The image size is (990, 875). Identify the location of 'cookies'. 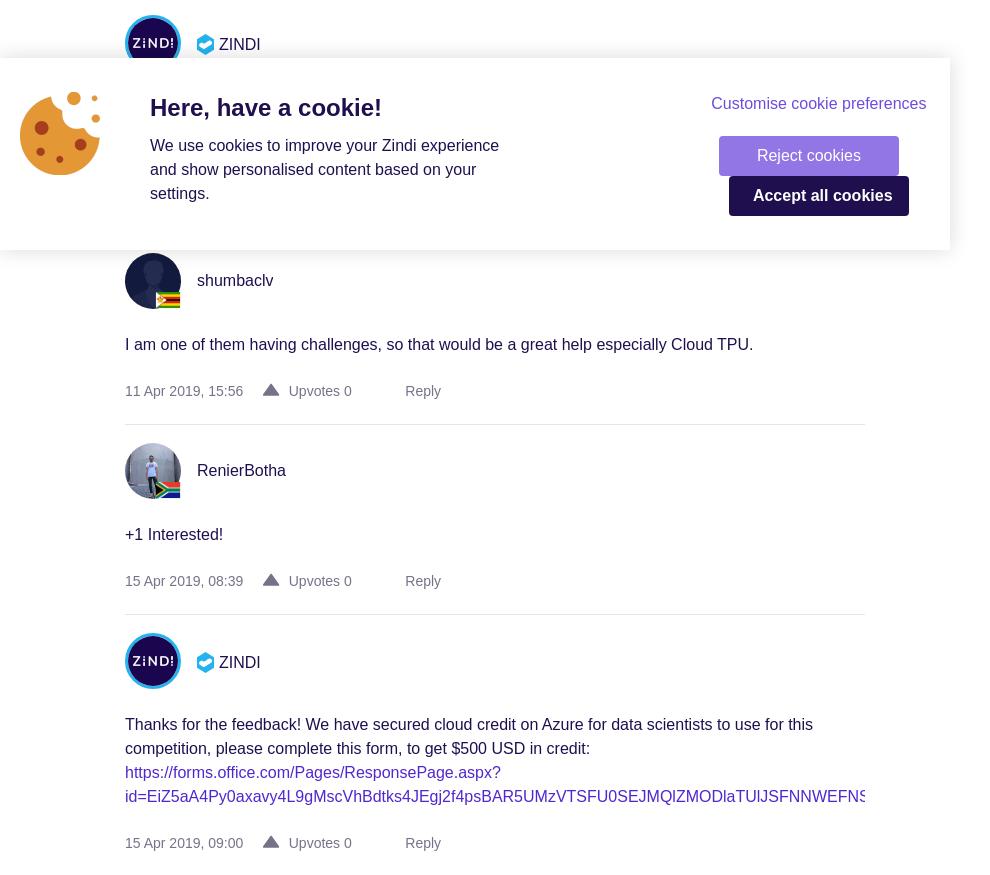
(860, 195).